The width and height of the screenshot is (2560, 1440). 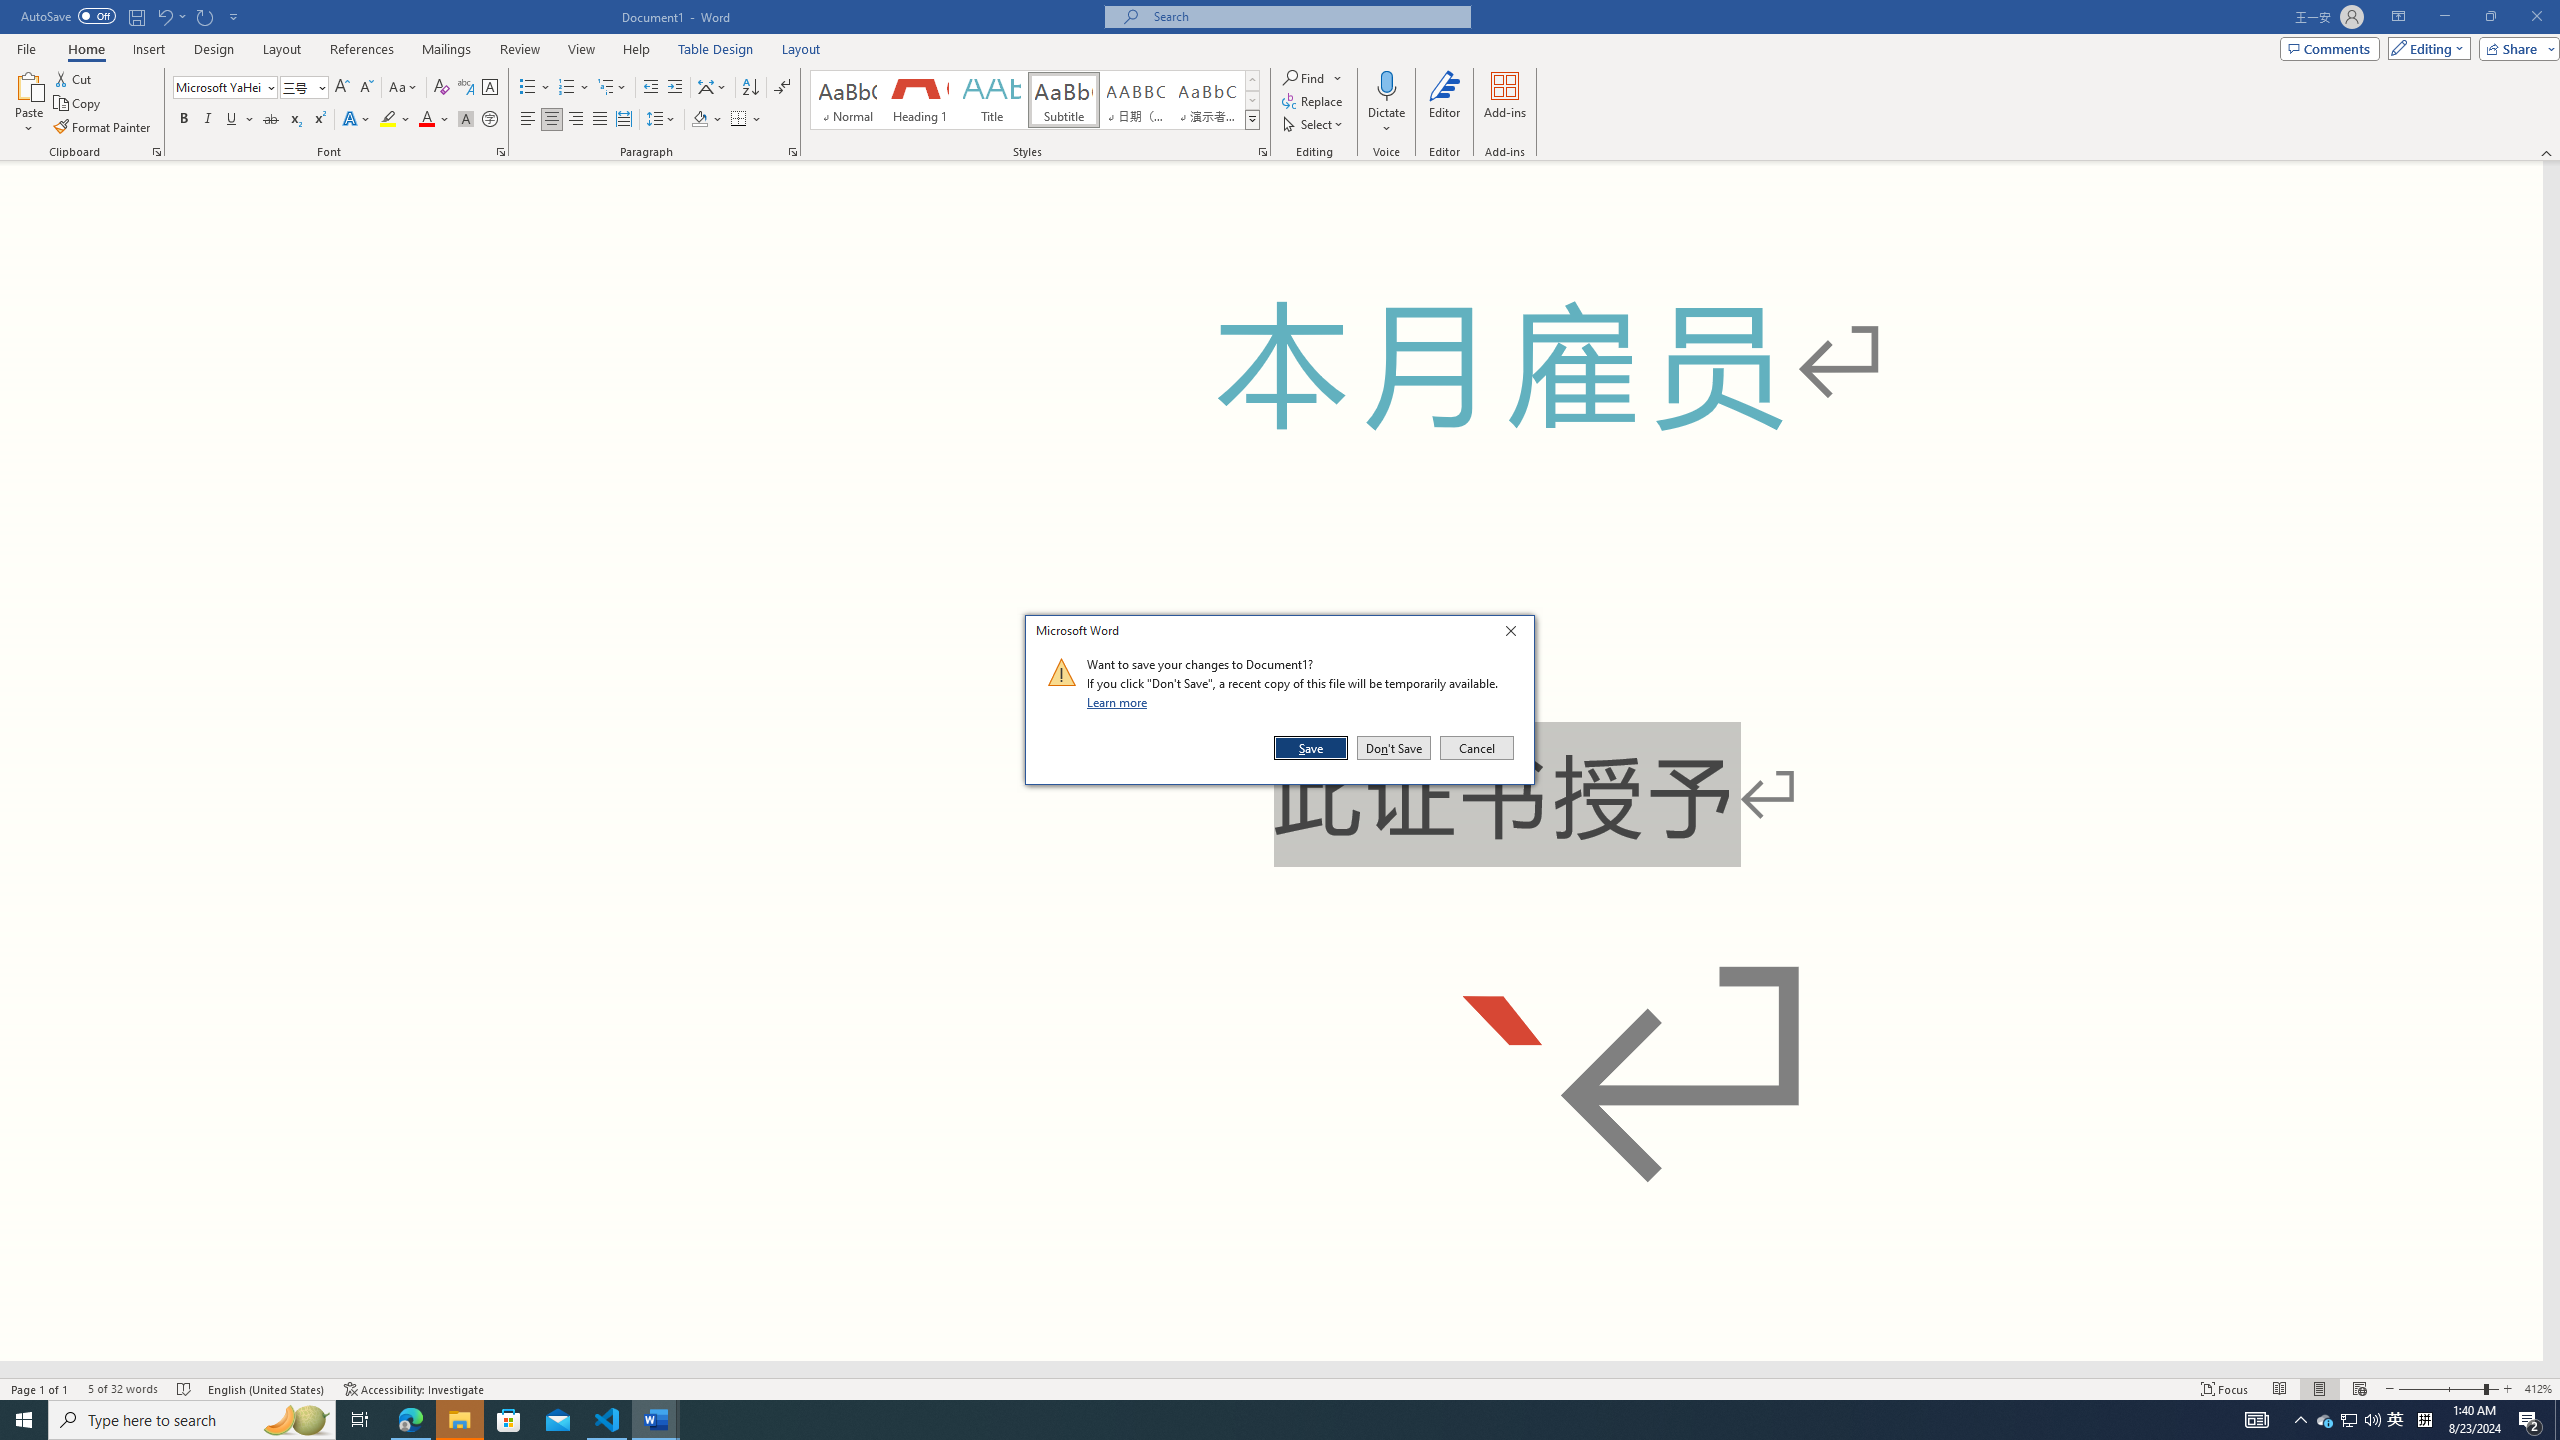 I want to click on 'Character Border', so click(x=489, y=87).